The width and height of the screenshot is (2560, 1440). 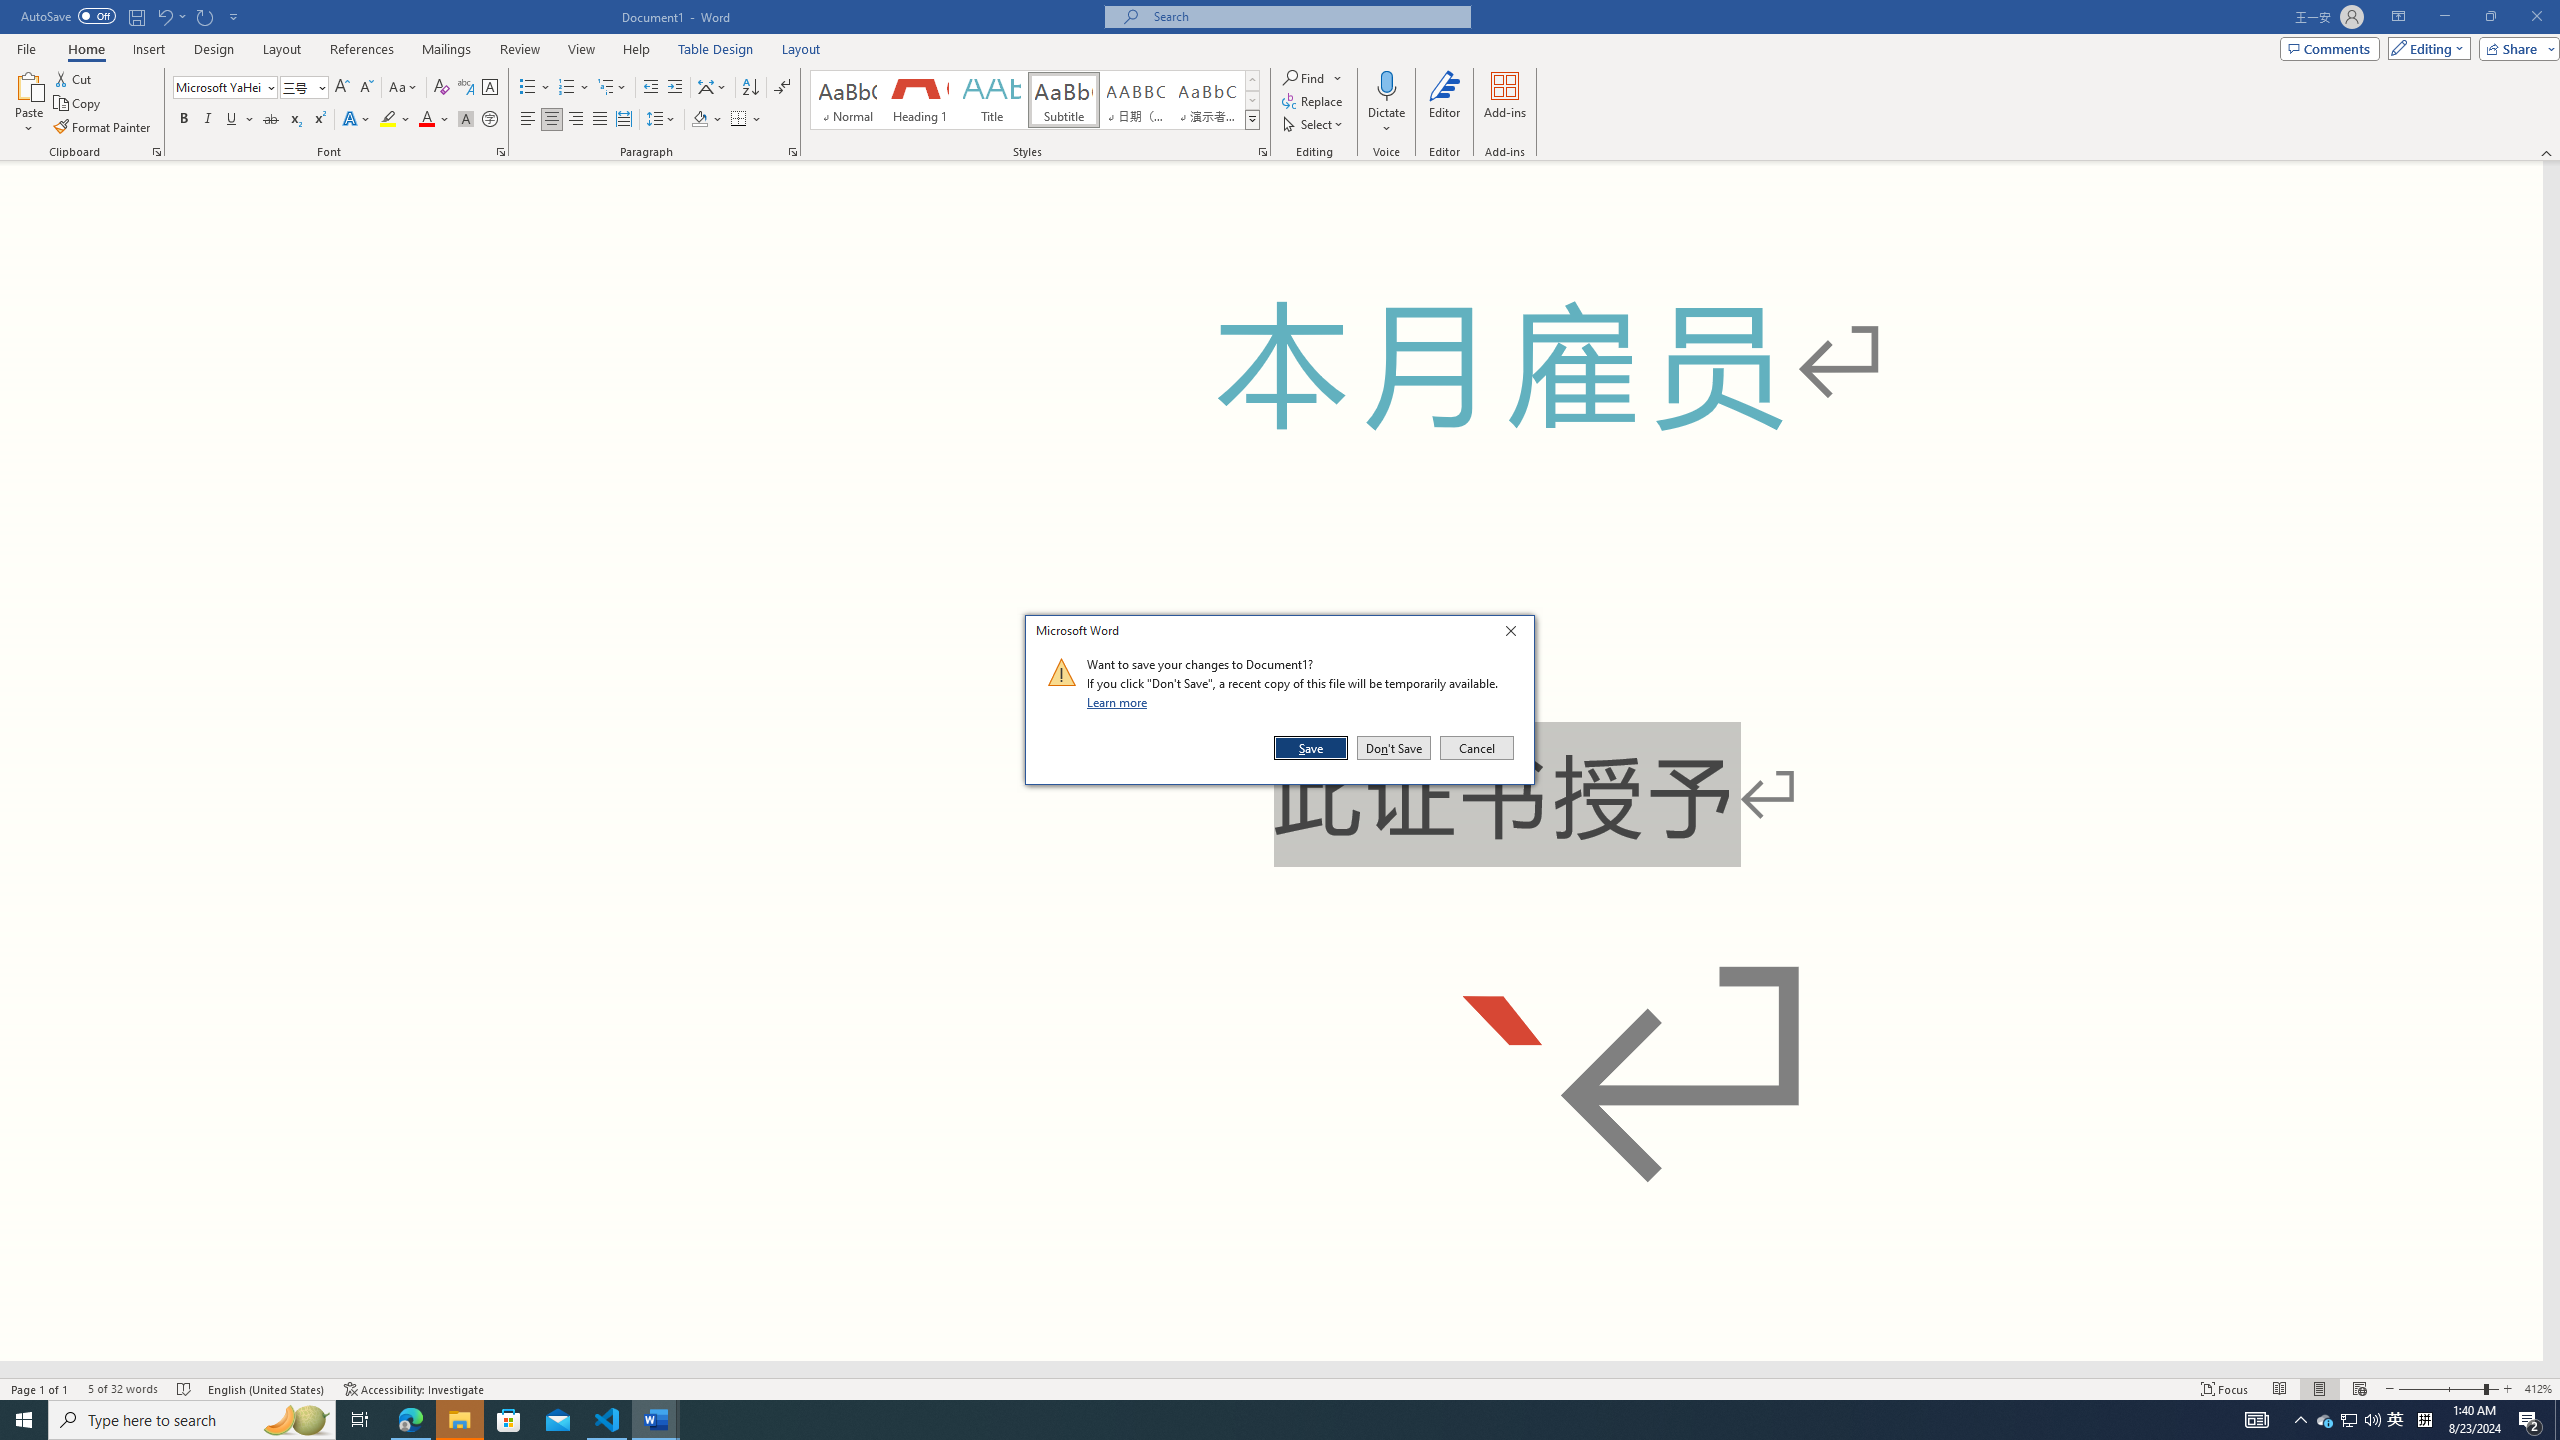 I want to click on 'Character Border', so click(x=489, y=87).